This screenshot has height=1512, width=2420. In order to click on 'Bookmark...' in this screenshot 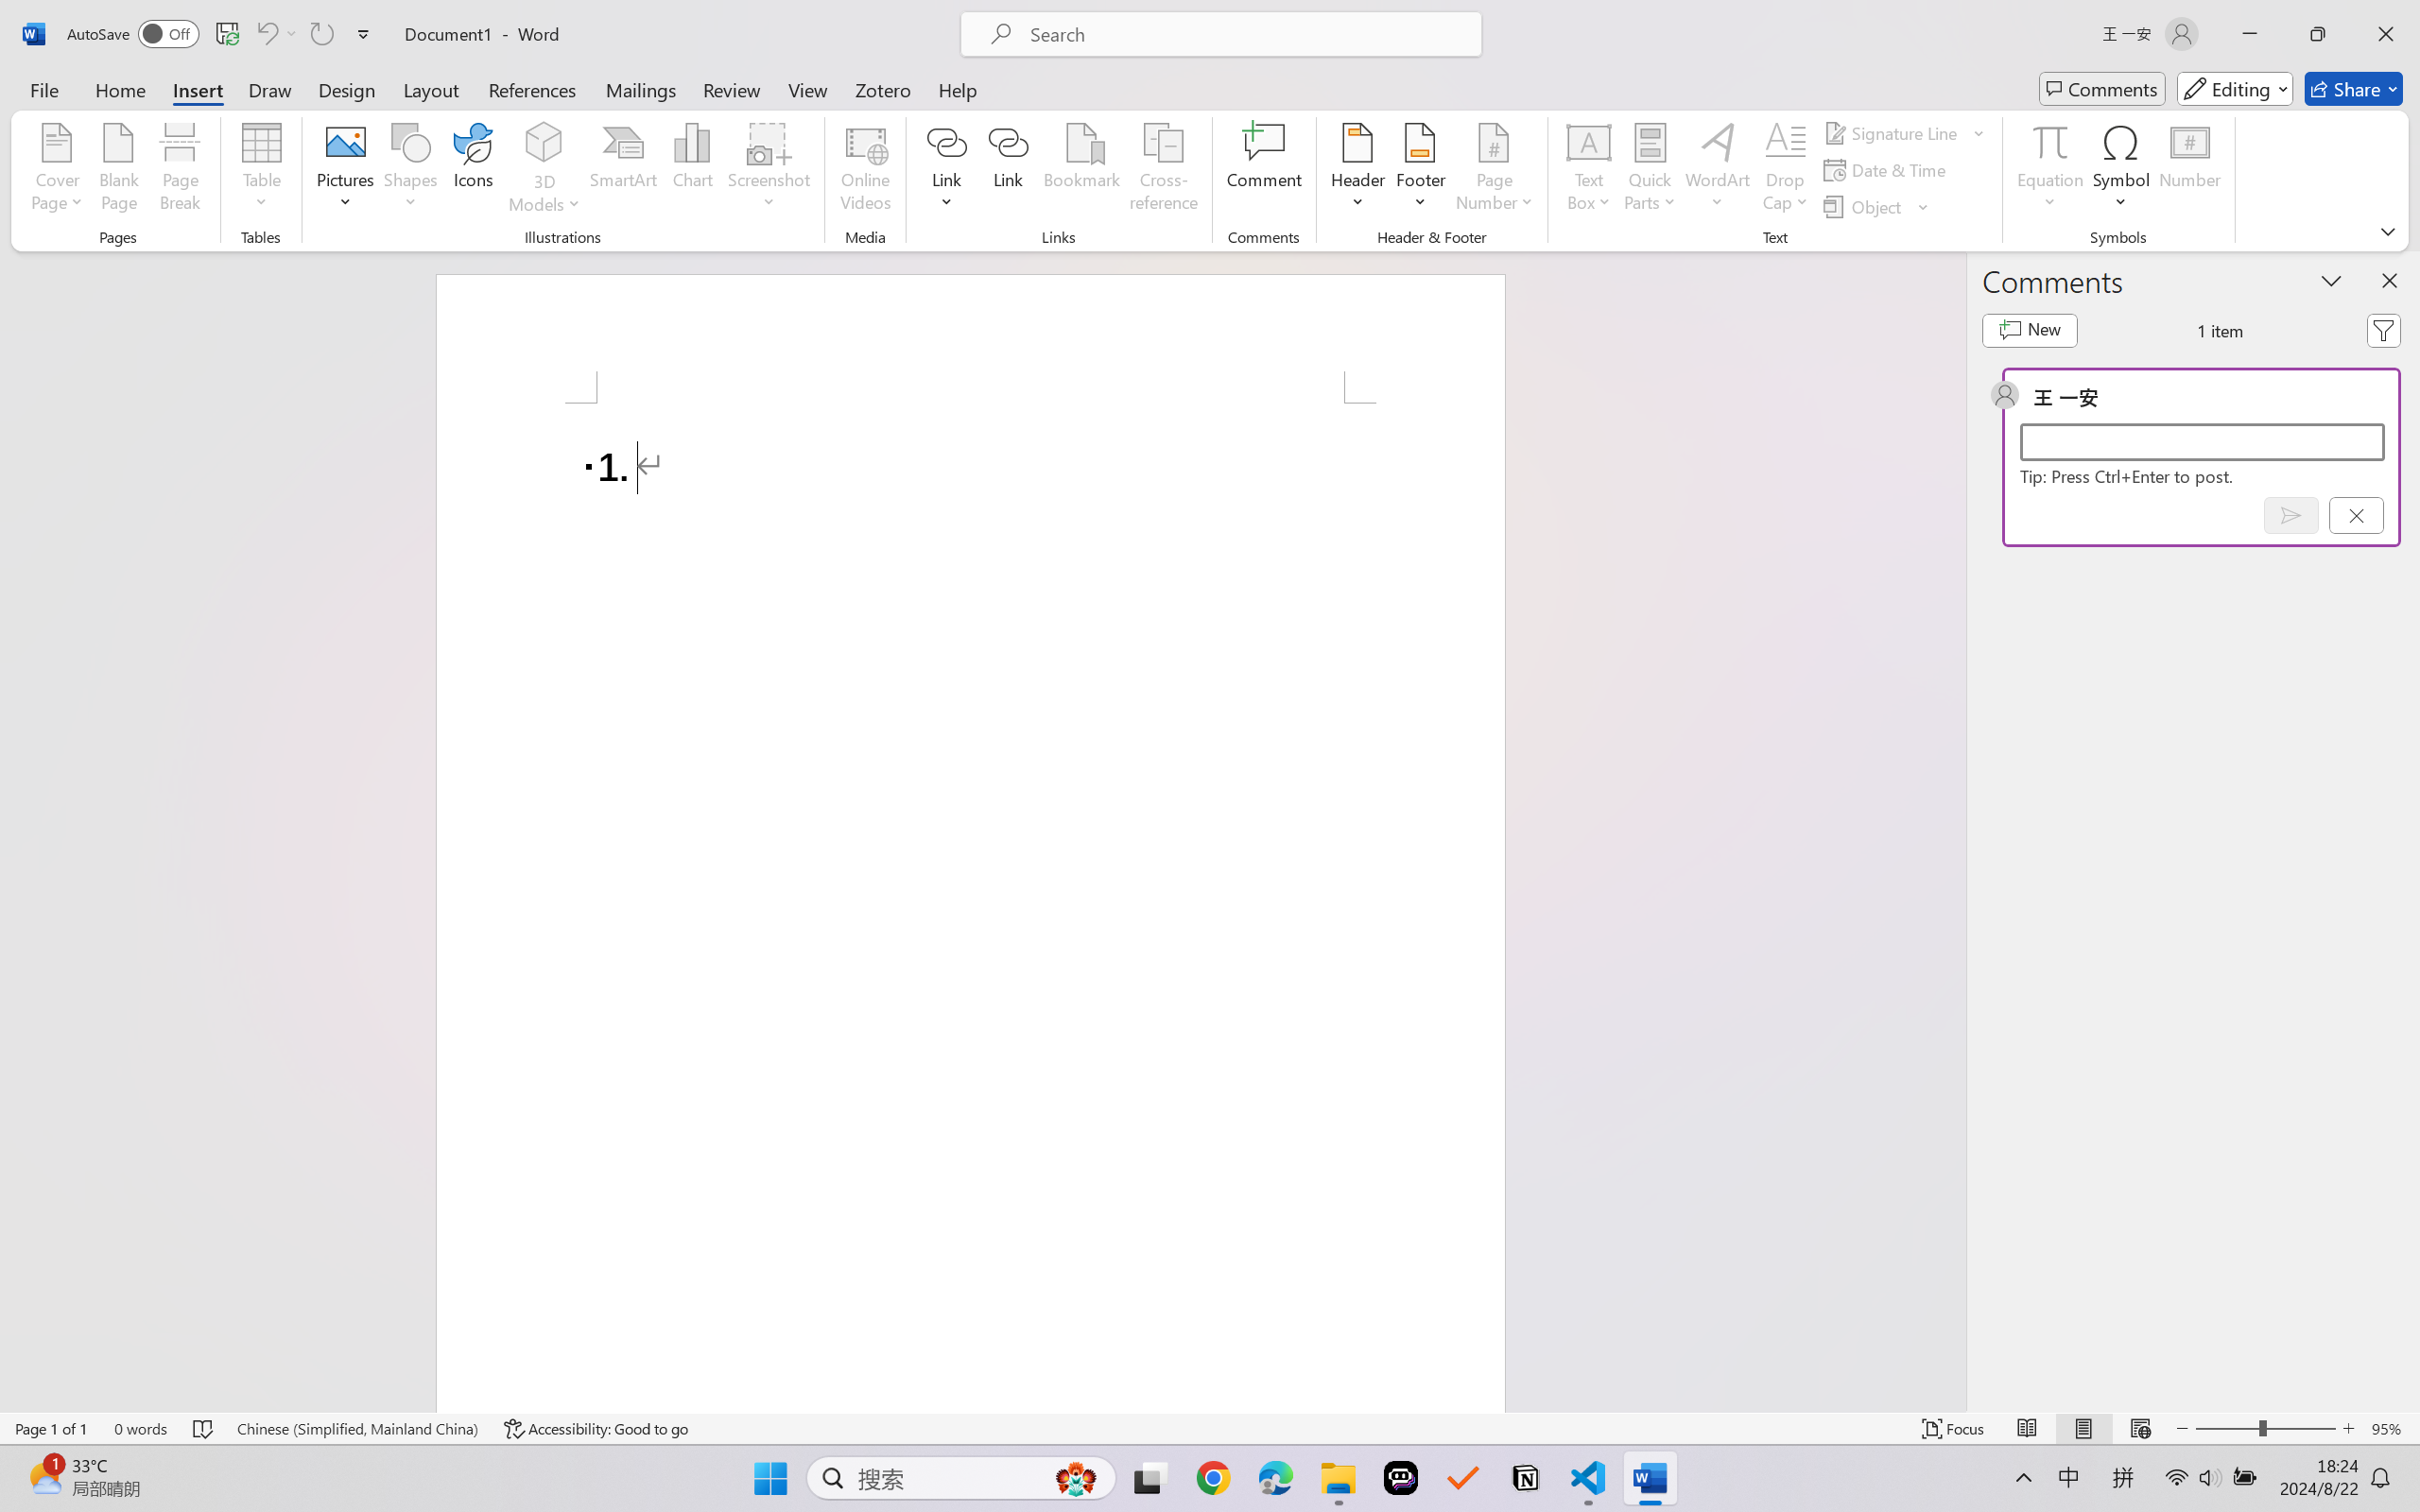, I will do `click(1081, 170)`.